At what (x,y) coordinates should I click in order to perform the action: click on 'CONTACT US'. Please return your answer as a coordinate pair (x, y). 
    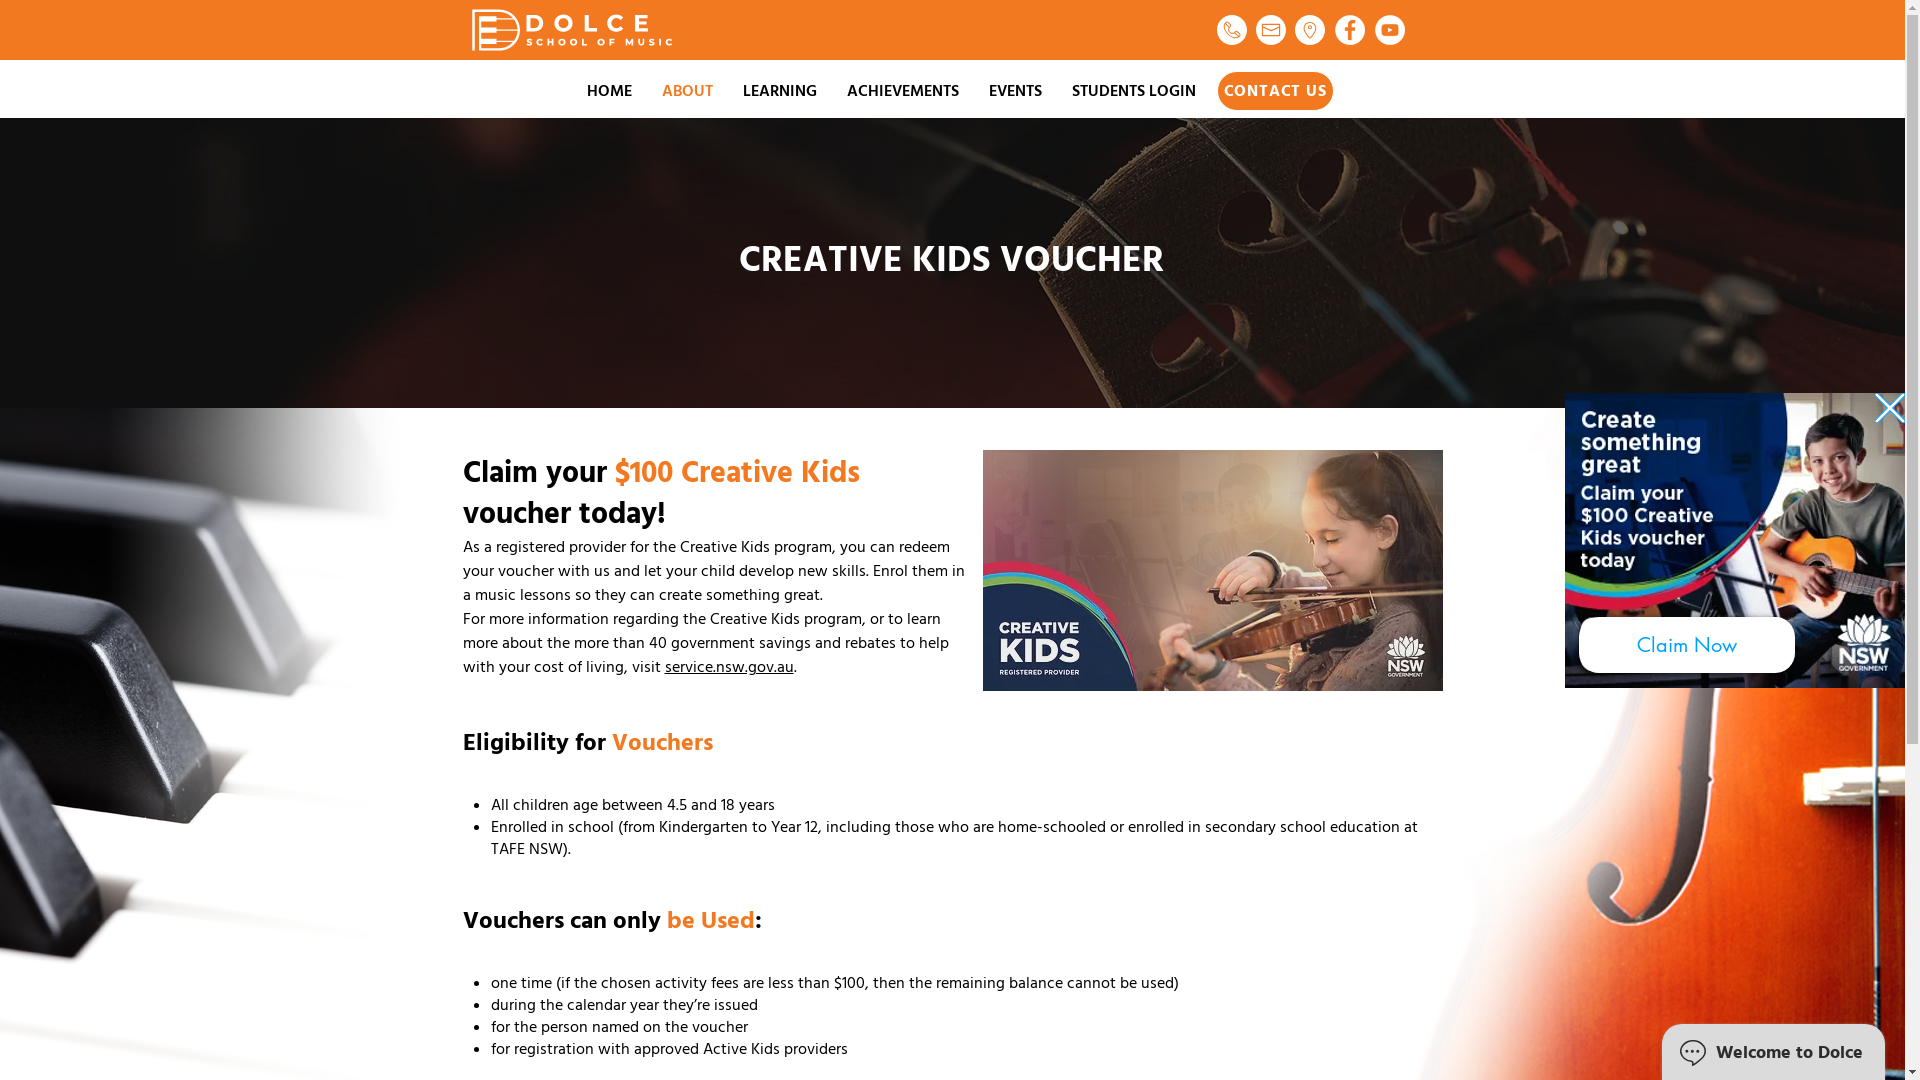
    Looking at the image, I should click on (1214, 91).